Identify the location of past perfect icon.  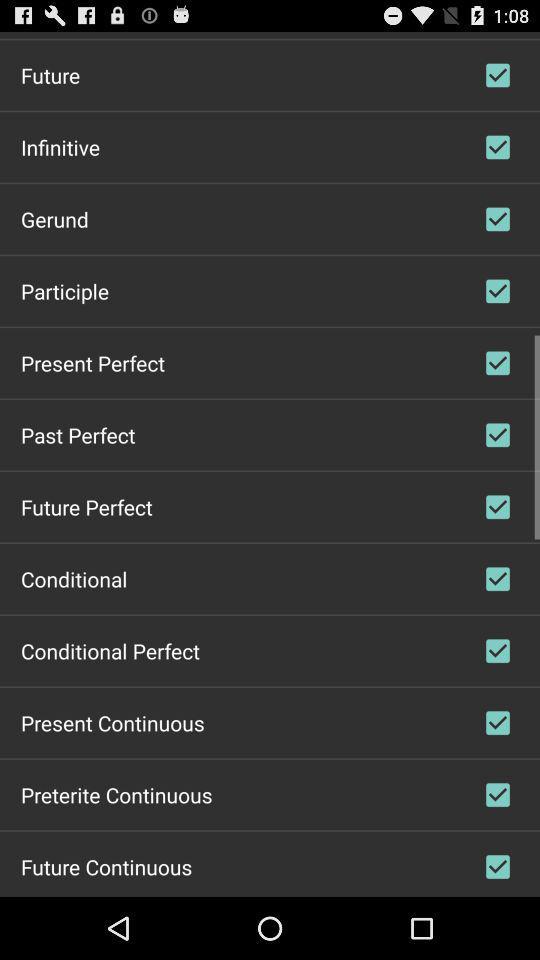
(77, 434).